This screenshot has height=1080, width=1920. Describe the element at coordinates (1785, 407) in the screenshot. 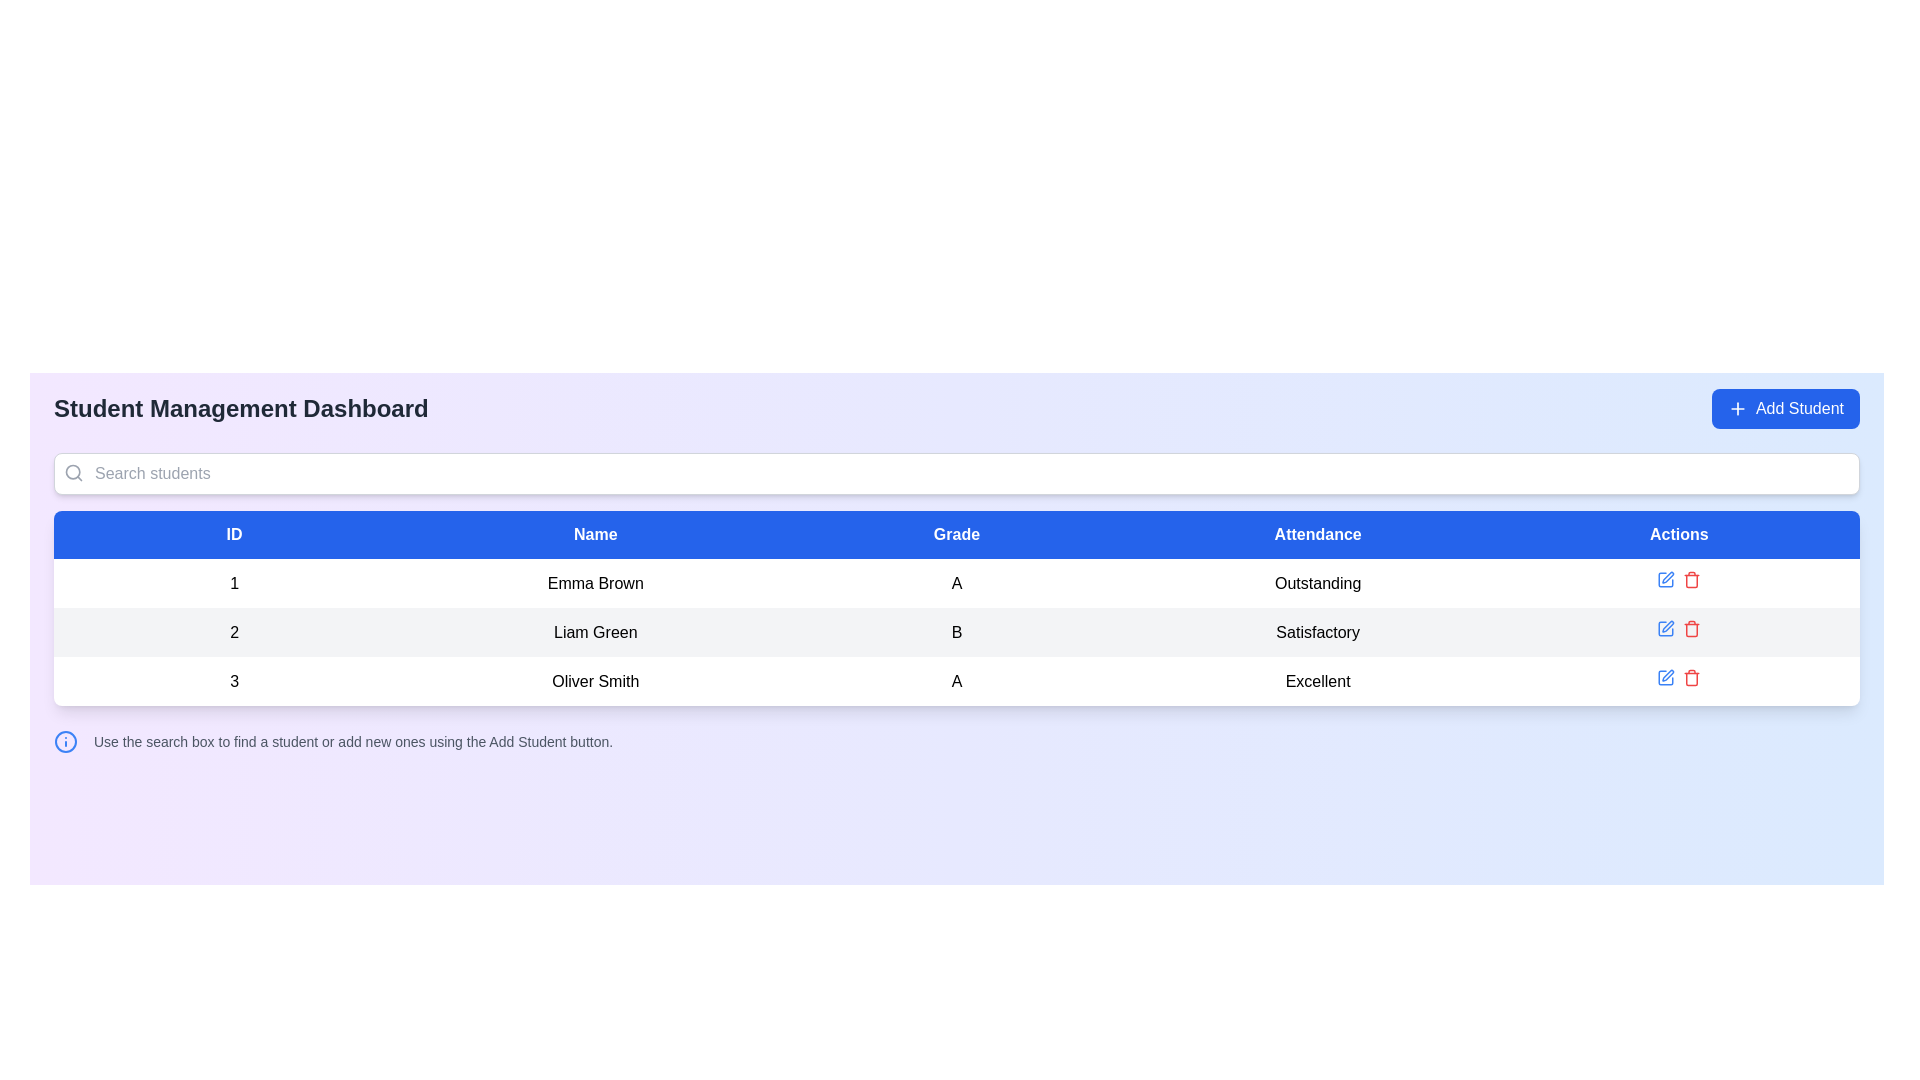

I see `the button that initiates the process of adding a new student to the dashboard` at that location.